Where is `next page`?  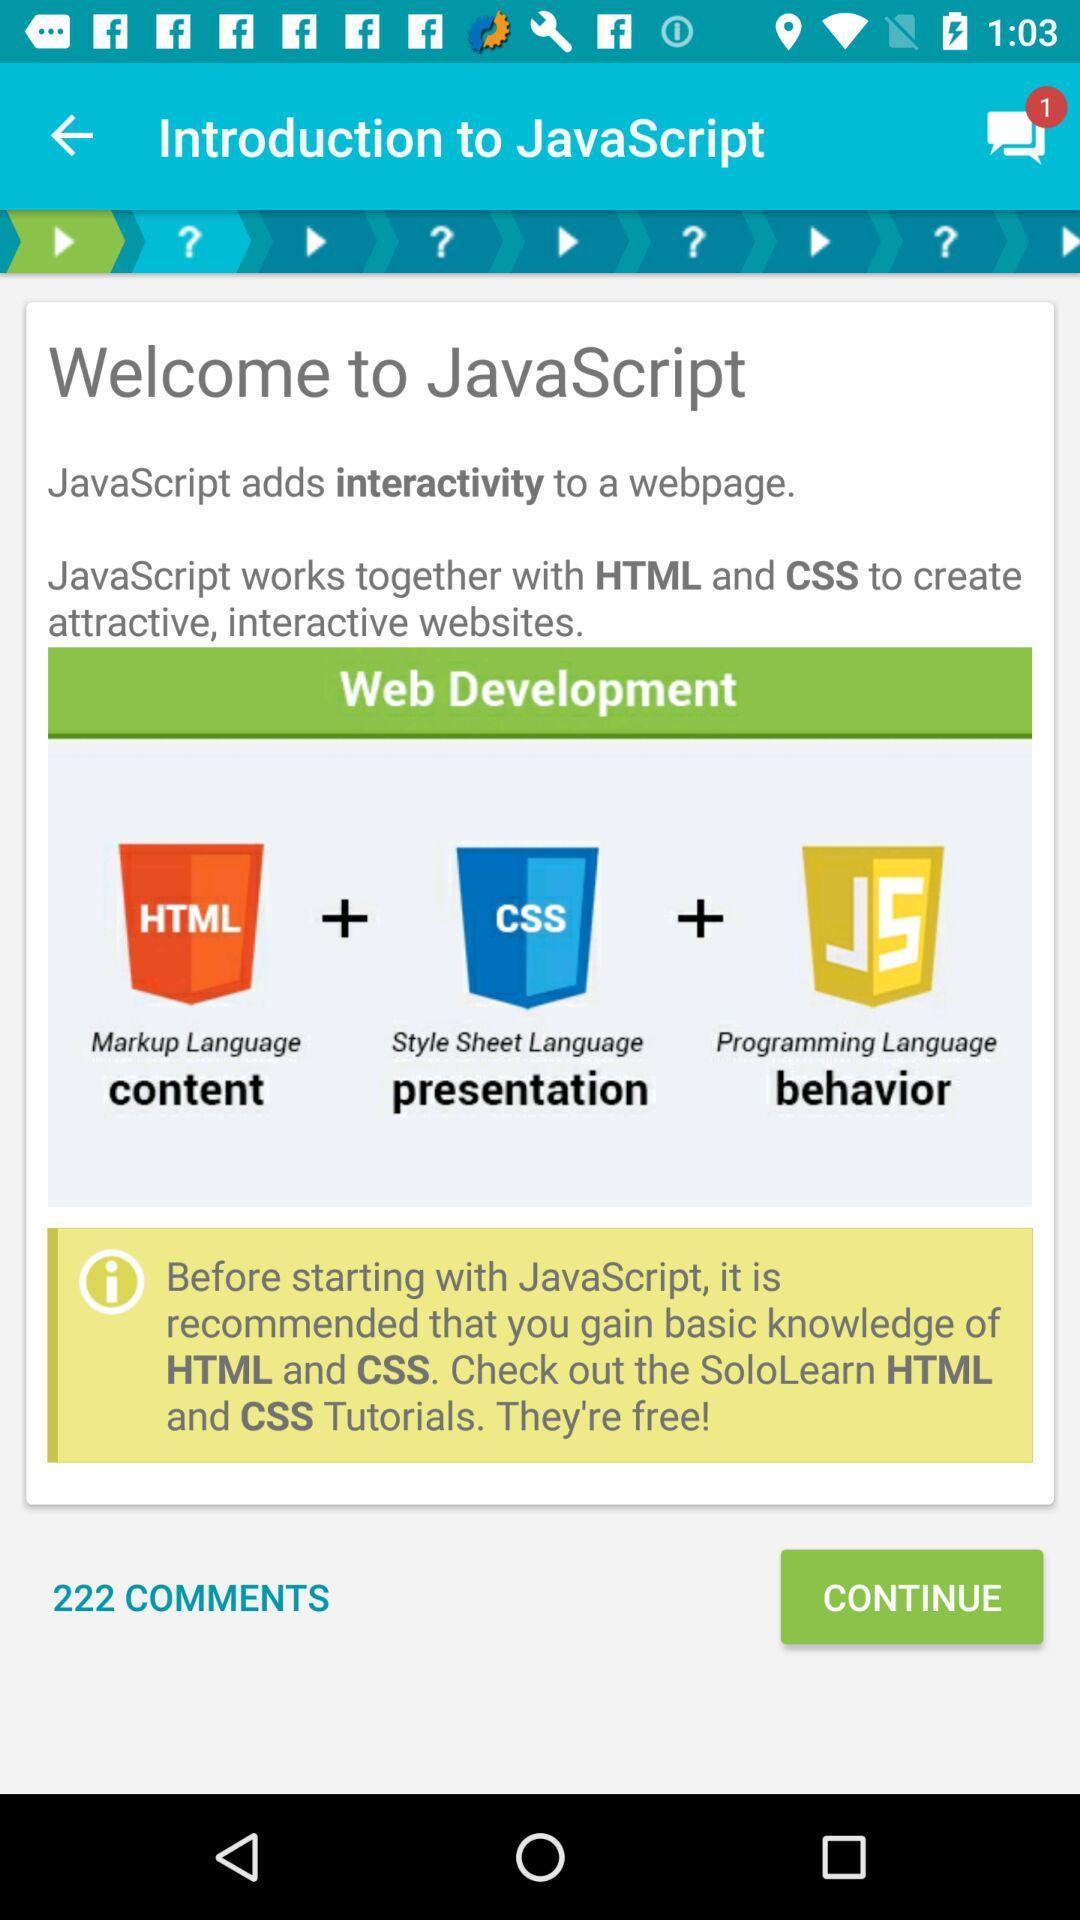 next page is located at coordinates (315, 240).